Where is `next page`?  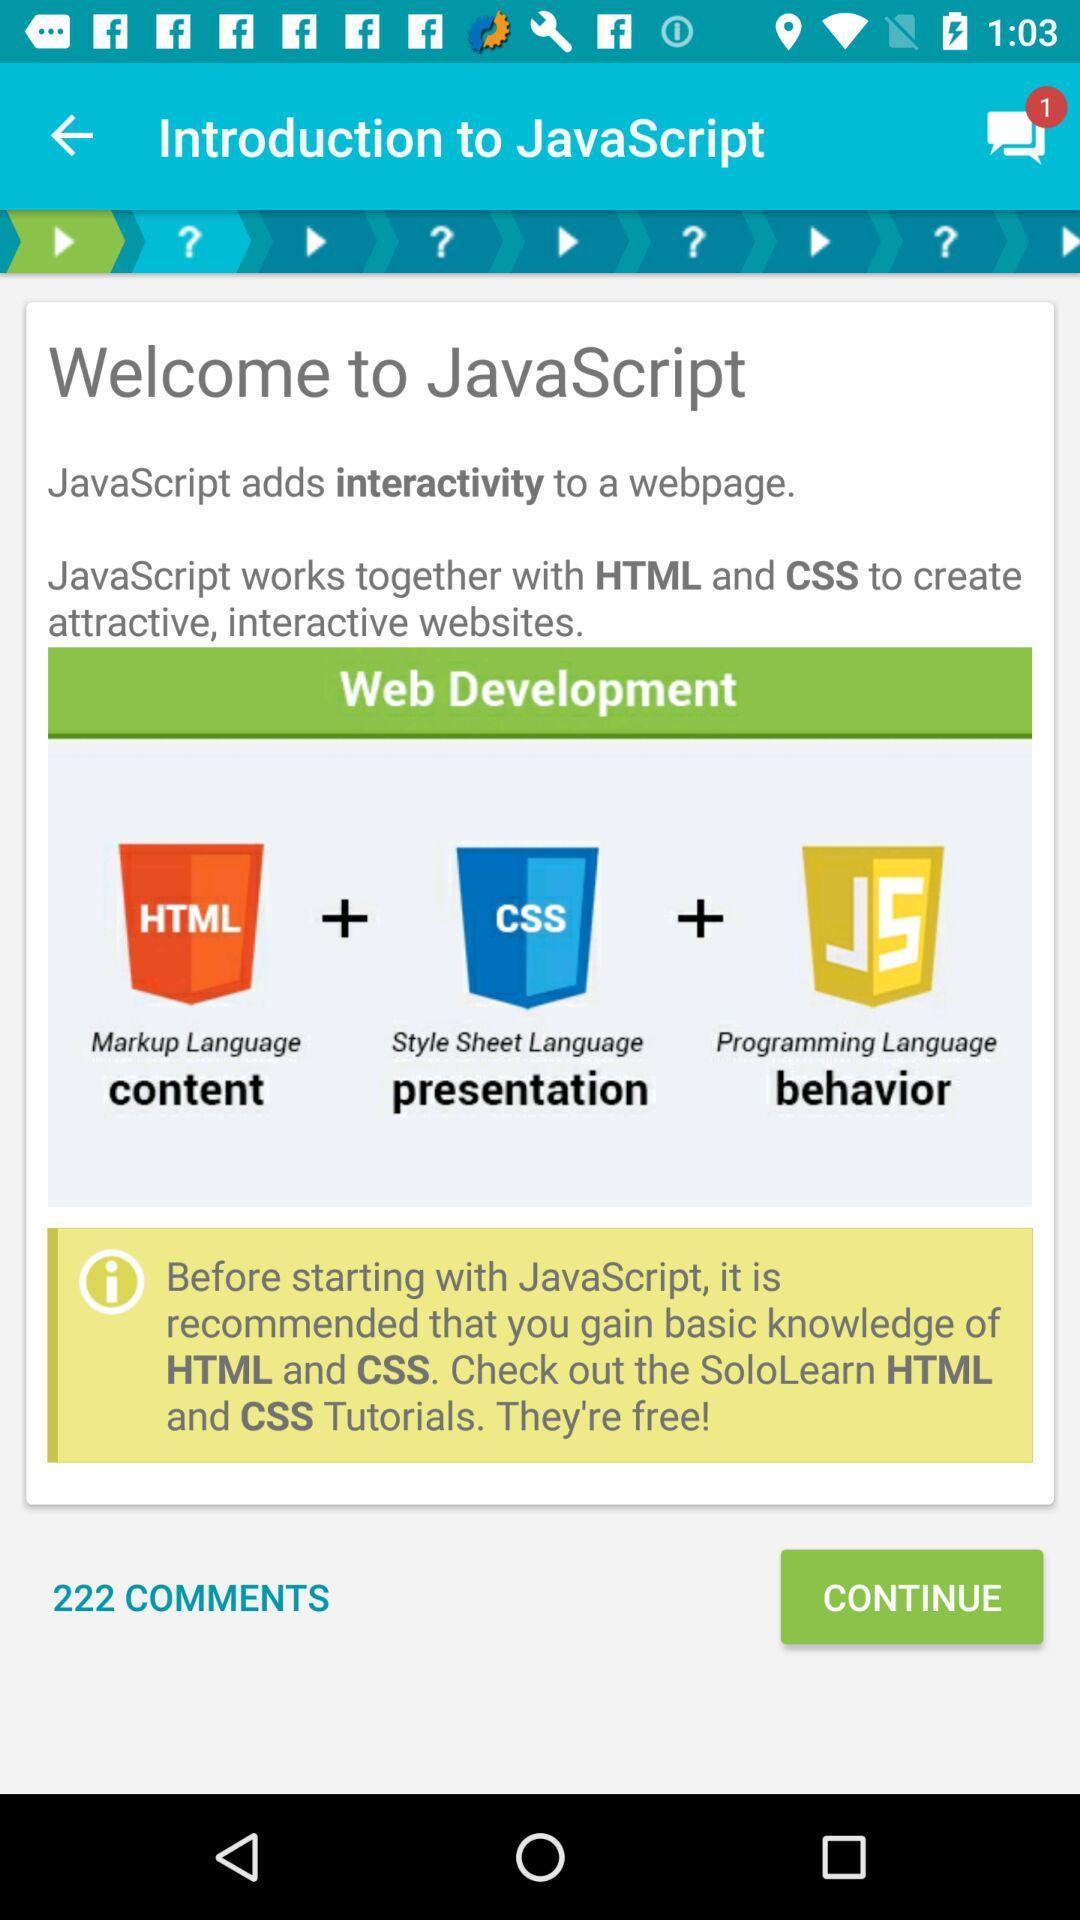 next page is located at coordinates (315, 240).